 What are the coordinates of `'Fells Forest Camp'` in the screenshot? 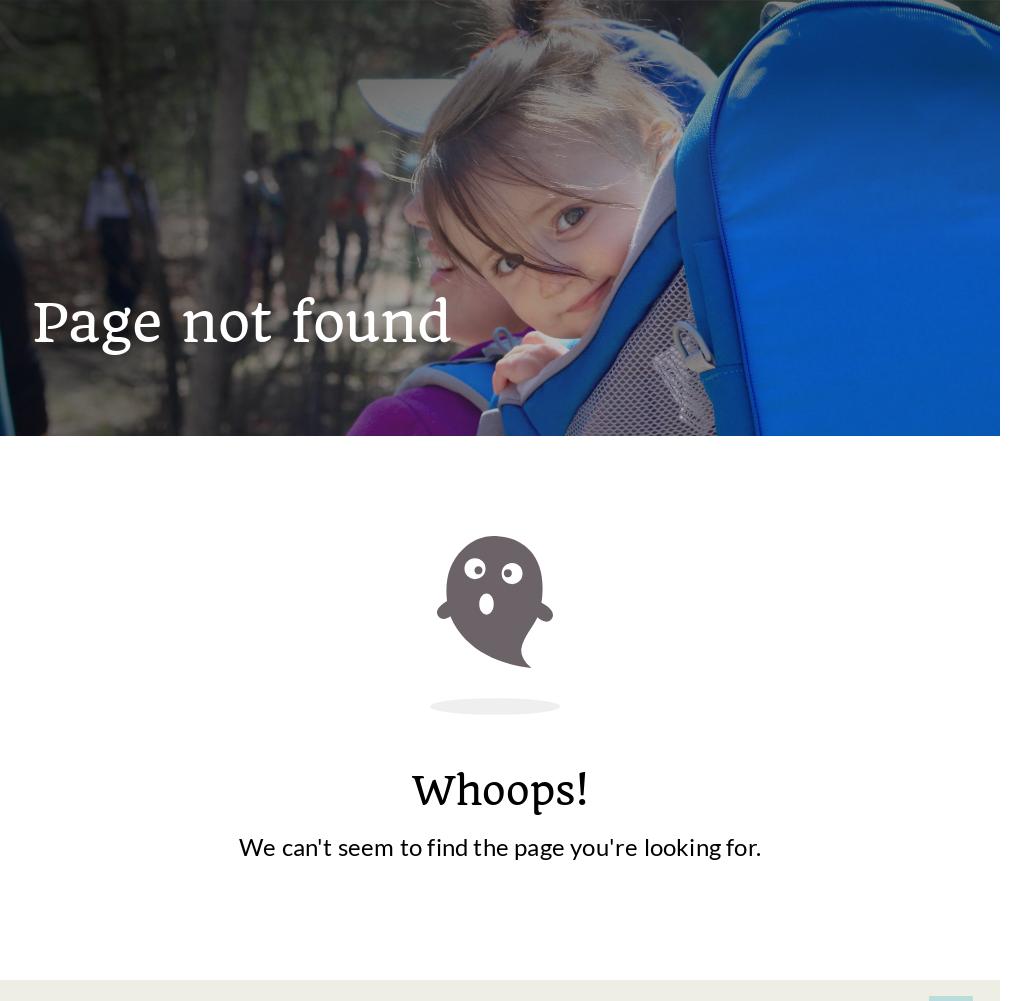 It's located at (518, 803).